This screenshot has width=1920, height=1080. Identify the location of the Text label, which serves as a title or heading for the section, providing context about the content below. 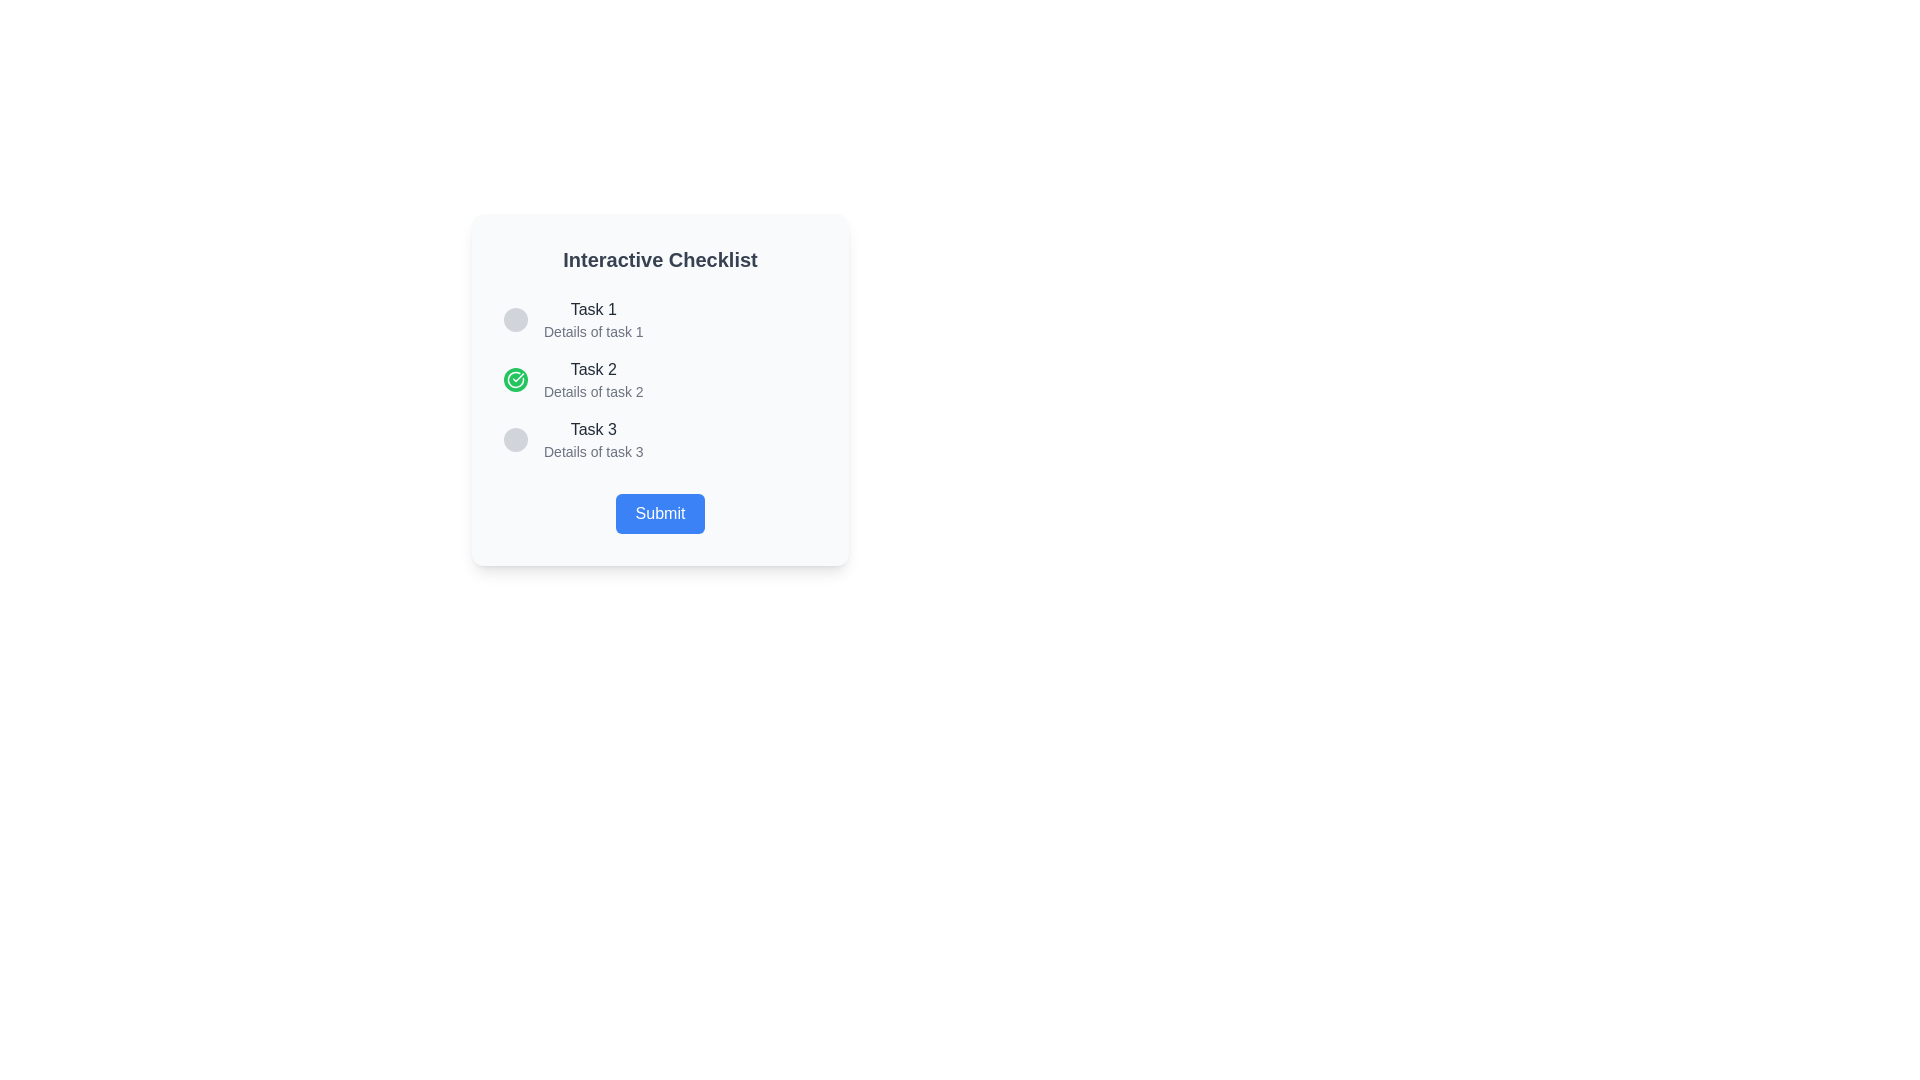
(660, 258).